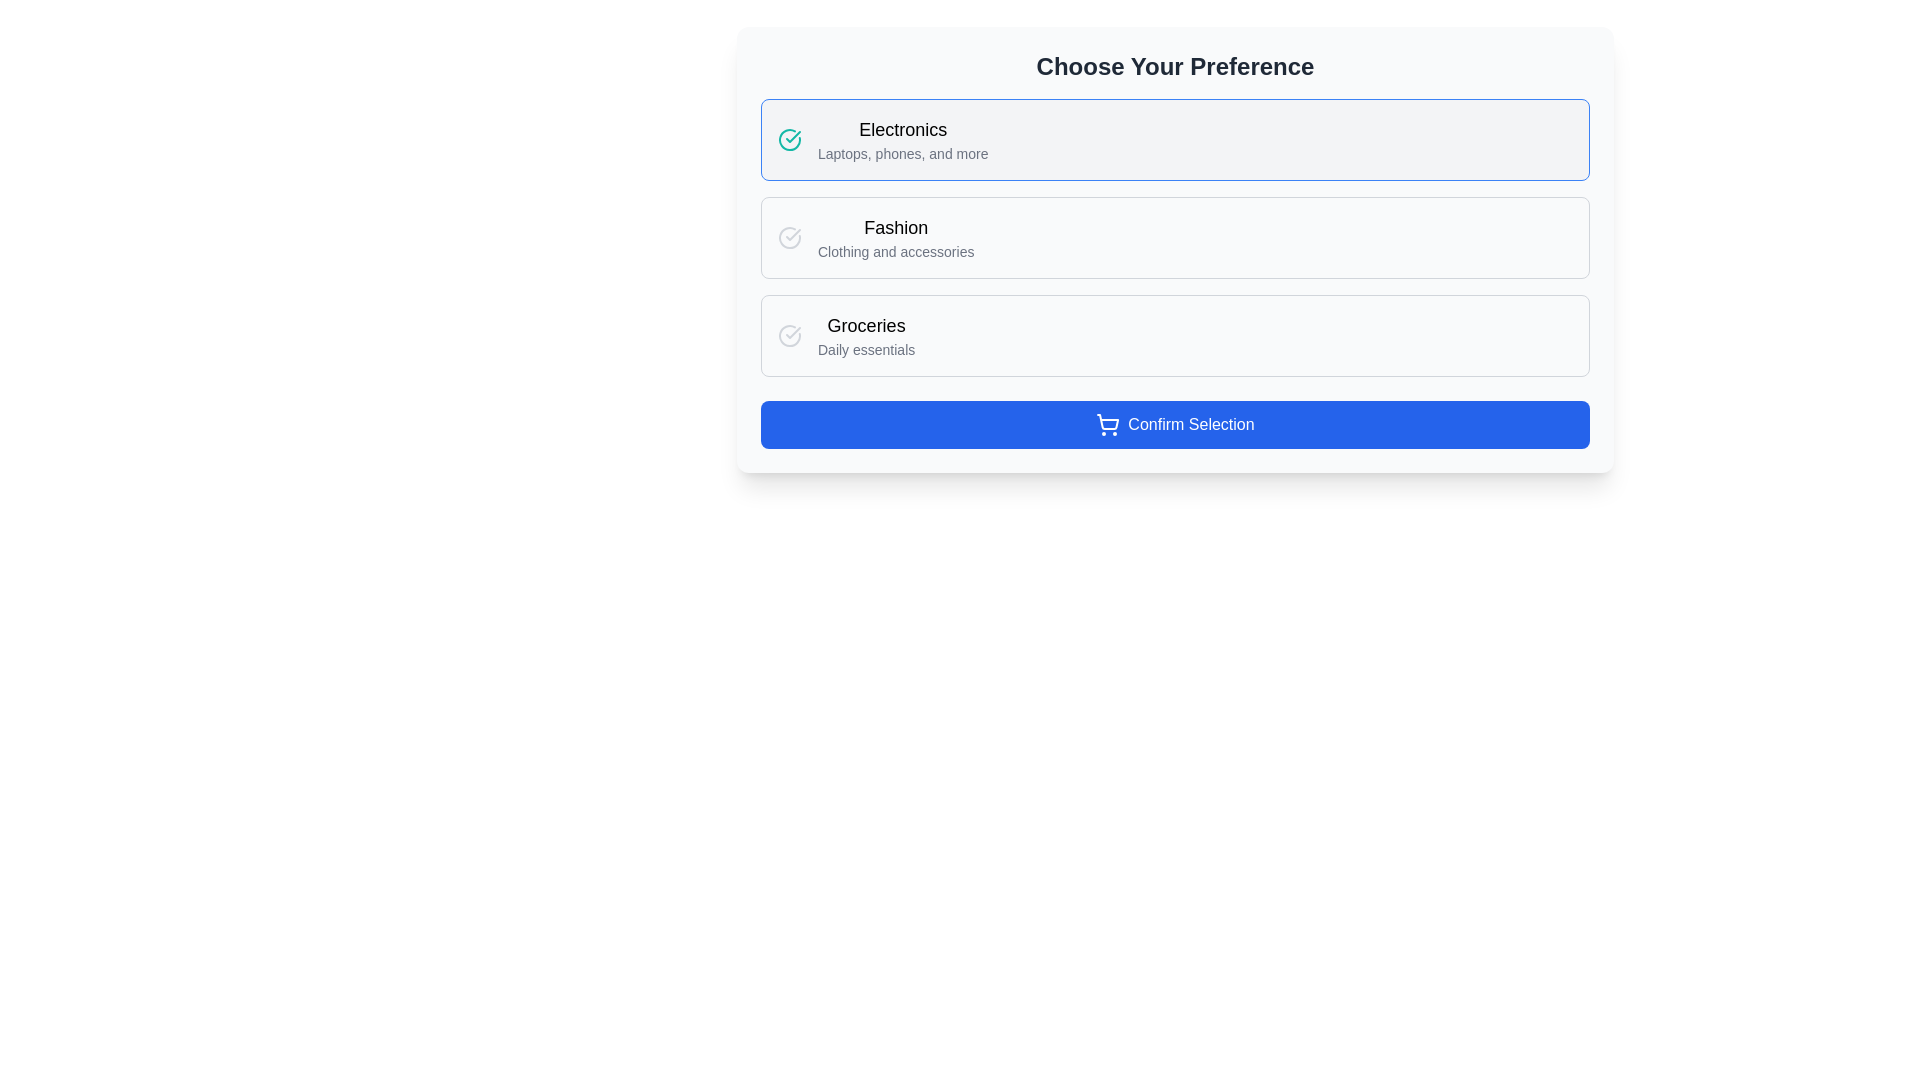 The height and width of the screenshot is (1080, 1920). Describe the element at coordinates (1191, 423) in the screenshot. I see `the 'Confirm Selection' button, which is a blue button with white text and a shopping cart icon, located at the bottom center of the interface` at that location.